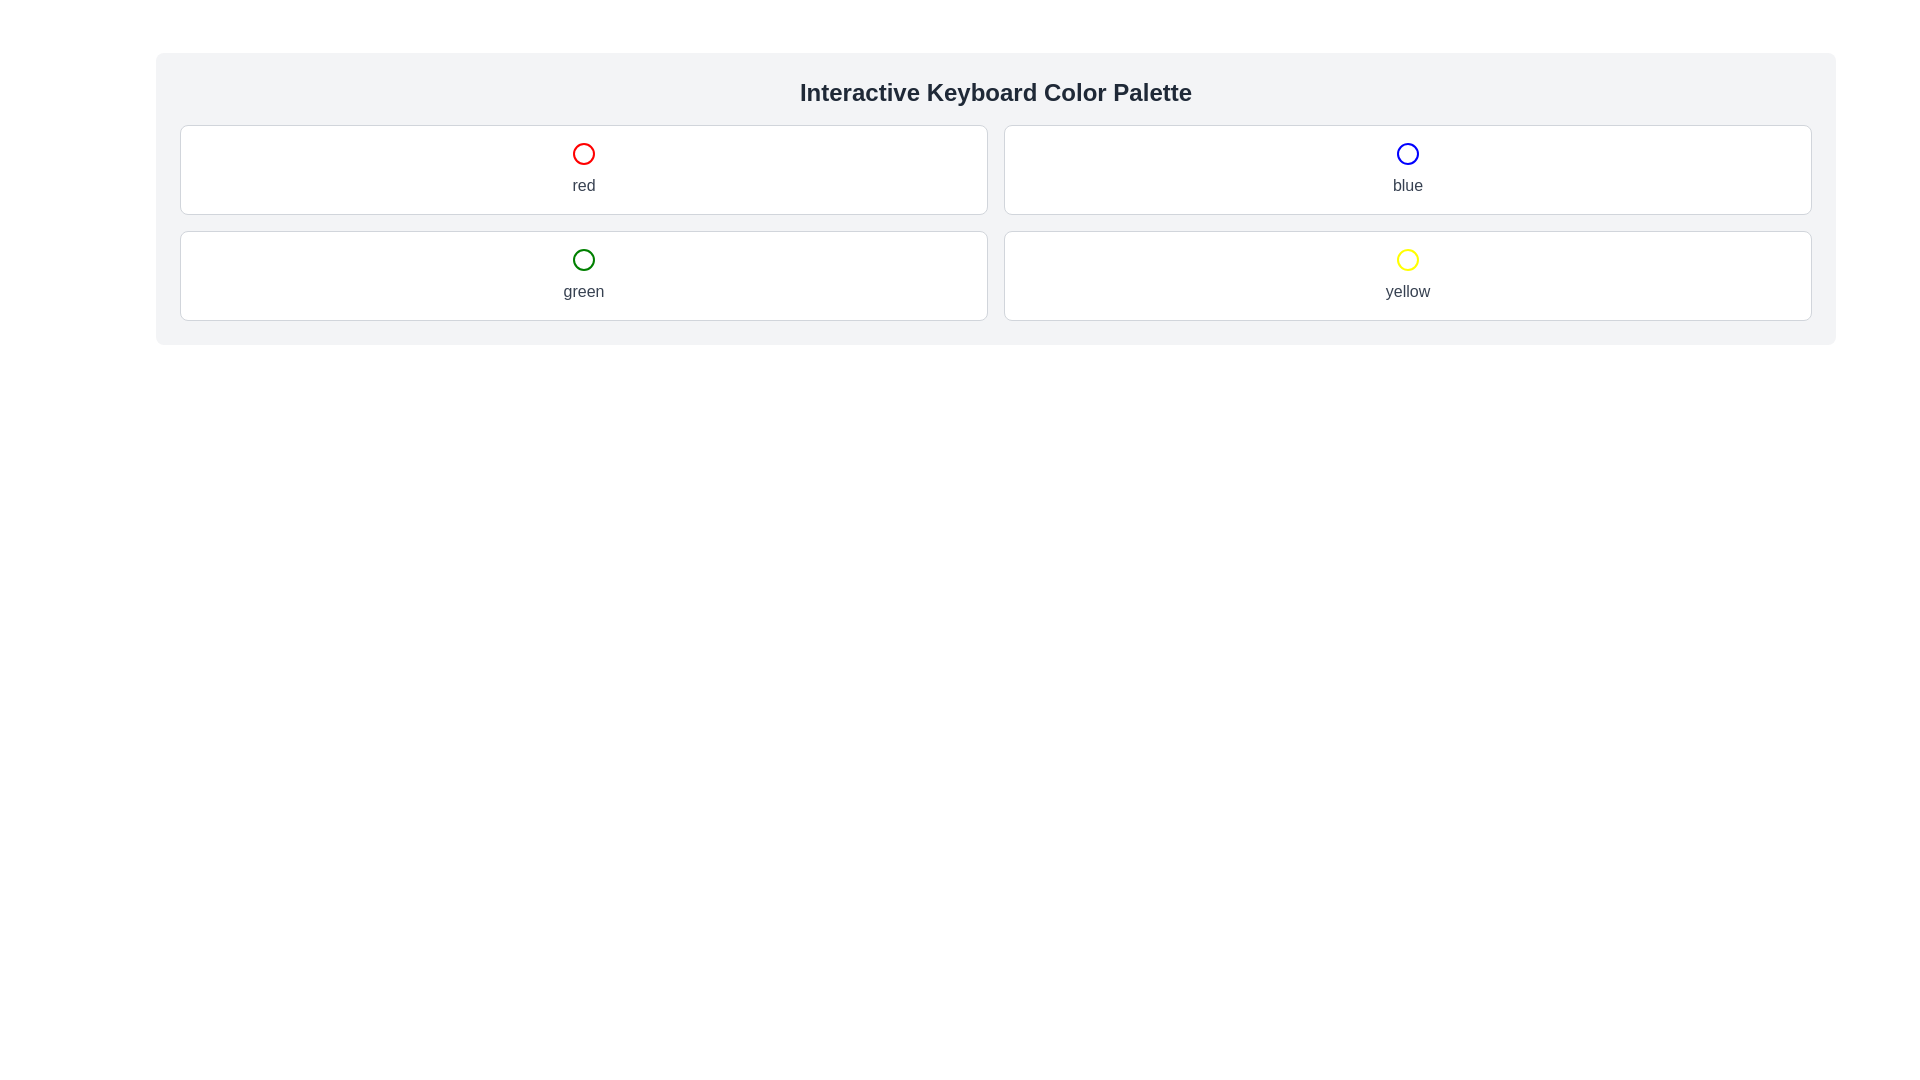 The image size is (1920, 1080). I want to click on the SVG Circle element that serves a decorative purpose, which is part of a green-outlined circle with the CSS class 'lucide lucide-circle w-6 h-6 mb-2', so click(583, 258).